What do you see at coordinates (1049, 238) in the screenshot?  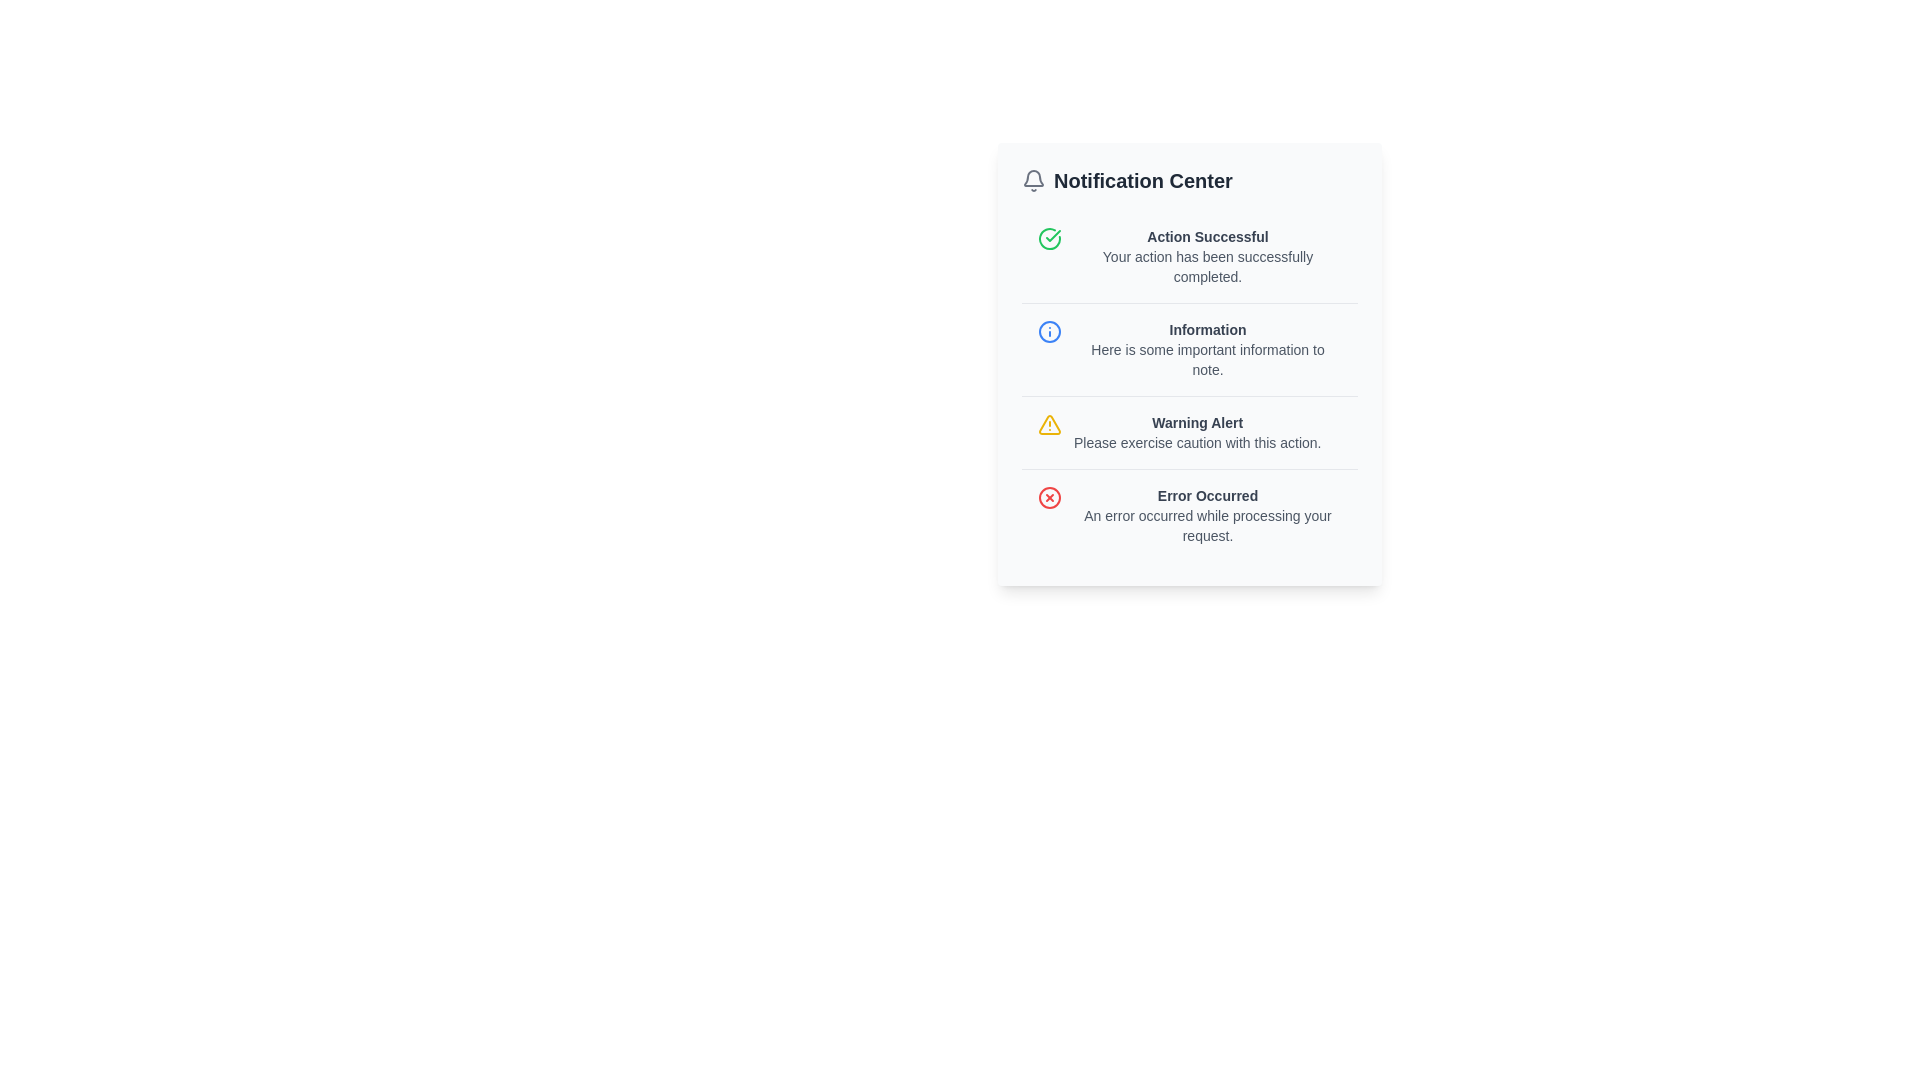 I see `the circular icon with a green border and a checkmark inside, which indicates completion or success, located at the top left of the 'Action Successful' notification panel` at bounding box center [1049, 238].